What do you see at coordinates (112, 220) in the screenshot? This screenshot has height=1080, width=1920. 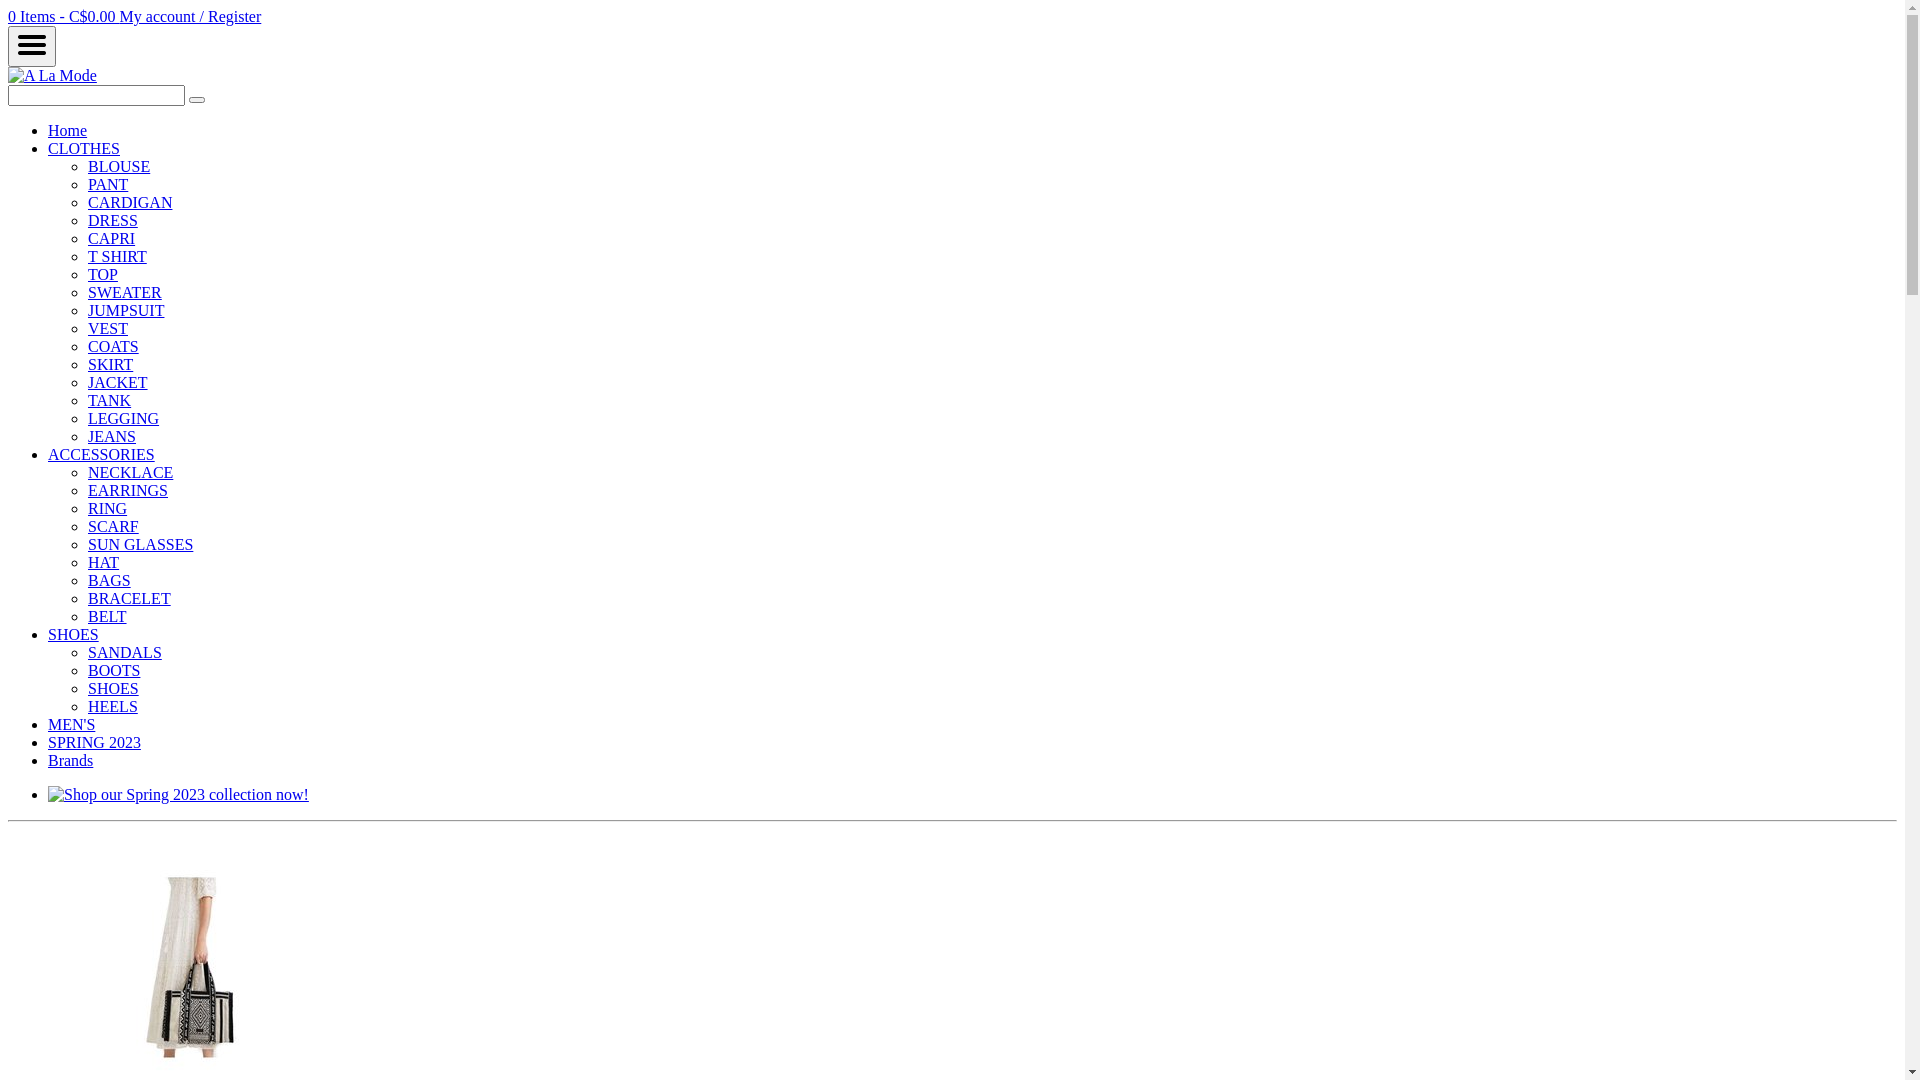 I see `'DRESS'` at bounding box center [112, 220].